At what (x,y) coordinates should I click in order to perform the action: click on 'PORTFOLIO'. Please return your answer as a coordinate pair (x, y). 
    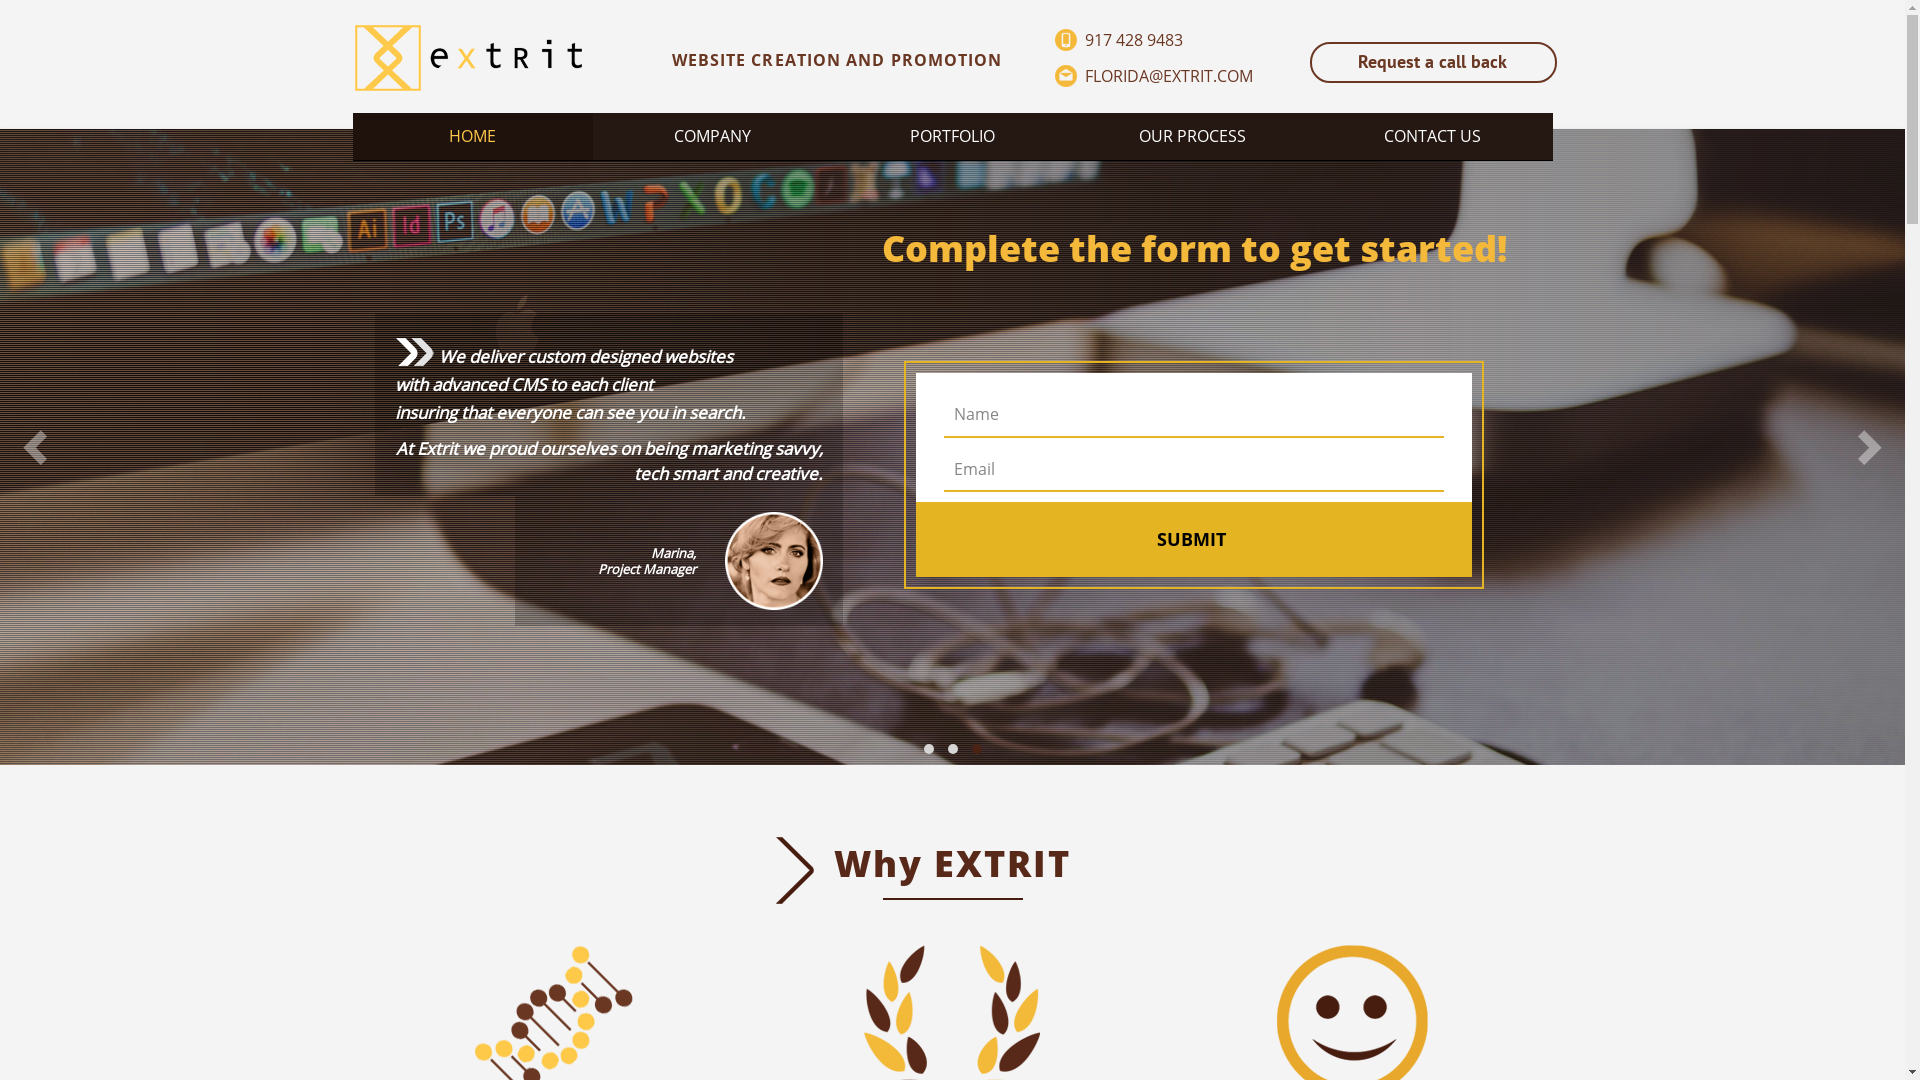
    Looking at the image, I should click on (950, 135).